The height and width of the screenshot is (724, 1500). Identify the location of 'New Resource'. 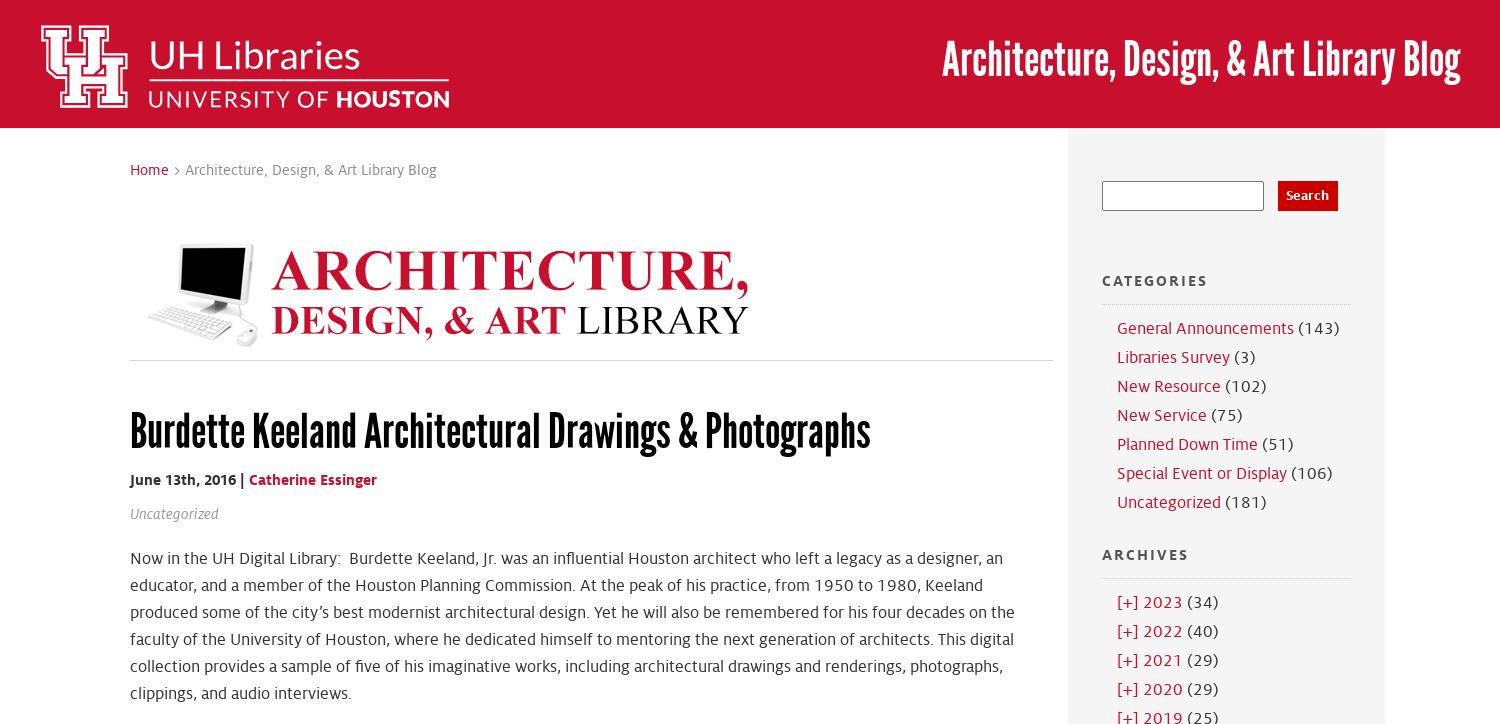
(1115, 386).